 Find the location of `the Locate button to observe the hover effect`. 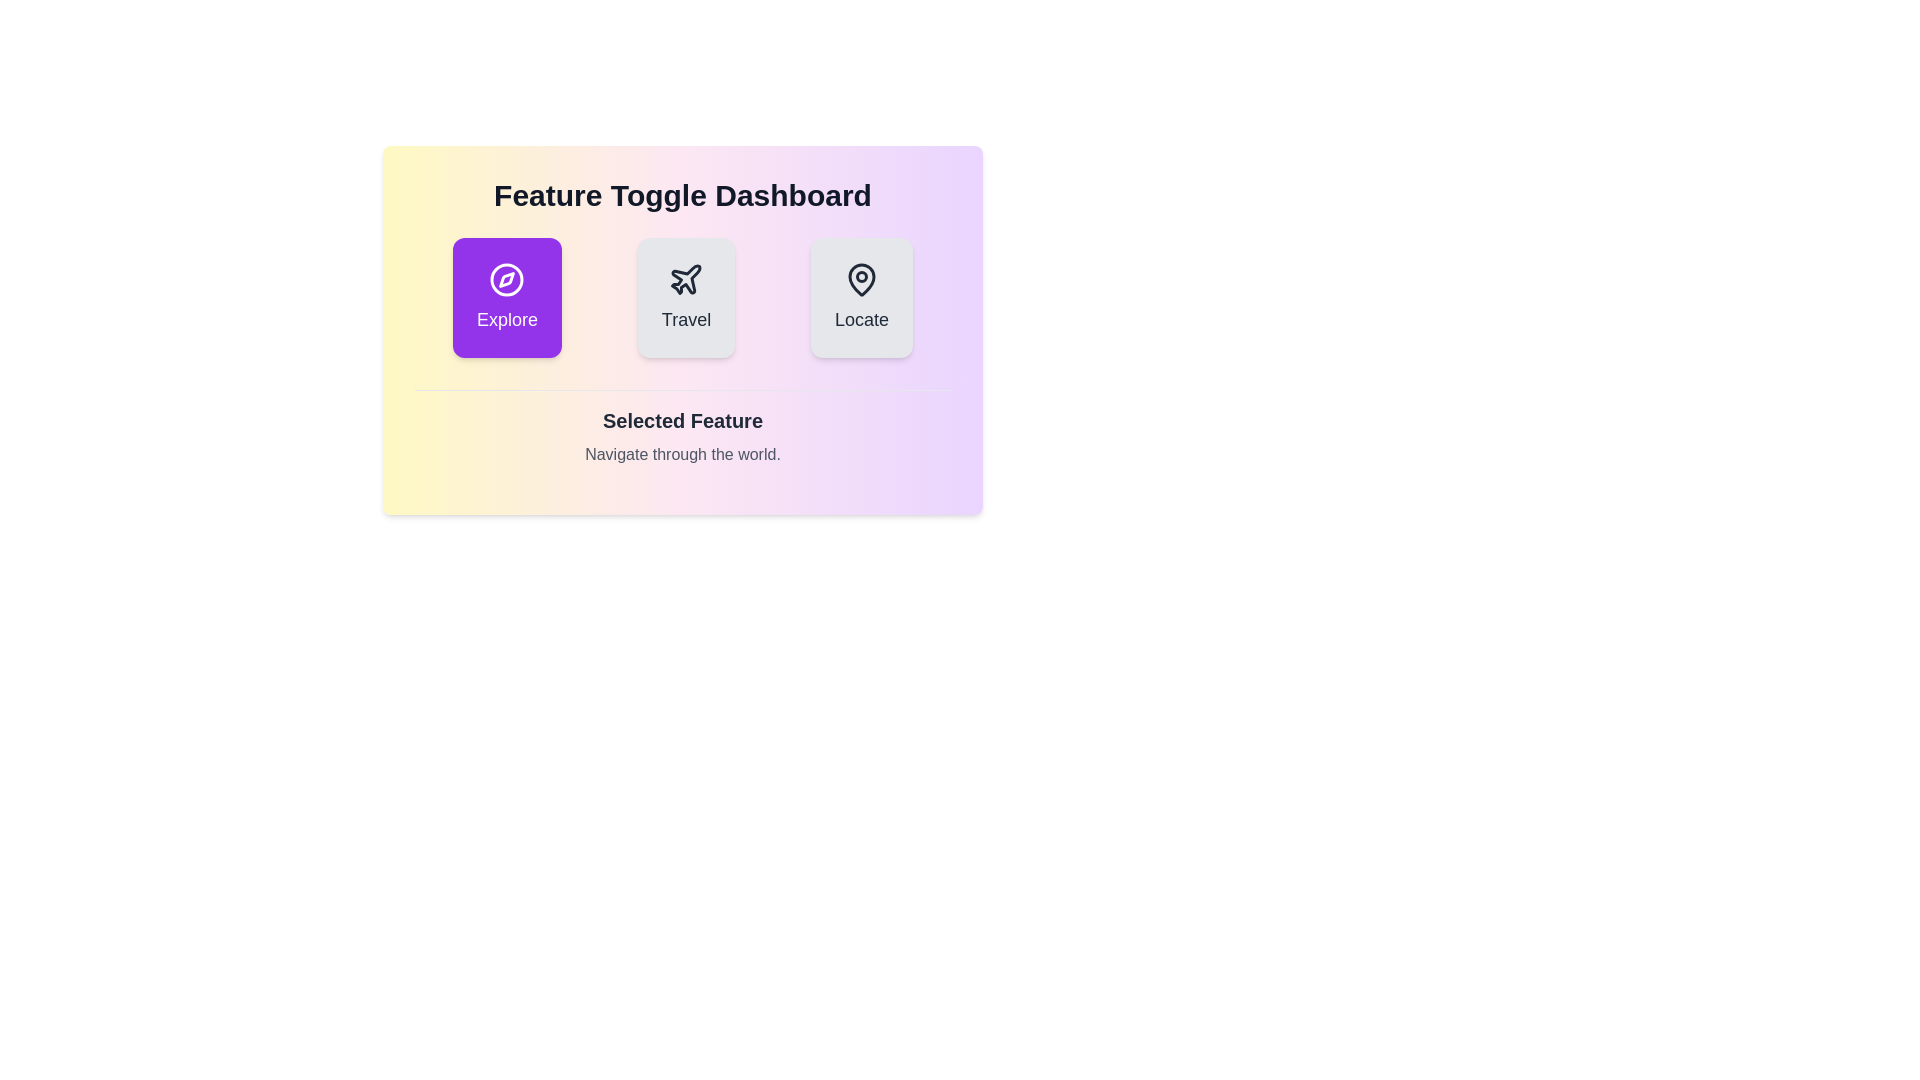

the Locate button to observe the hover effect is located at coordinates (862, 297).